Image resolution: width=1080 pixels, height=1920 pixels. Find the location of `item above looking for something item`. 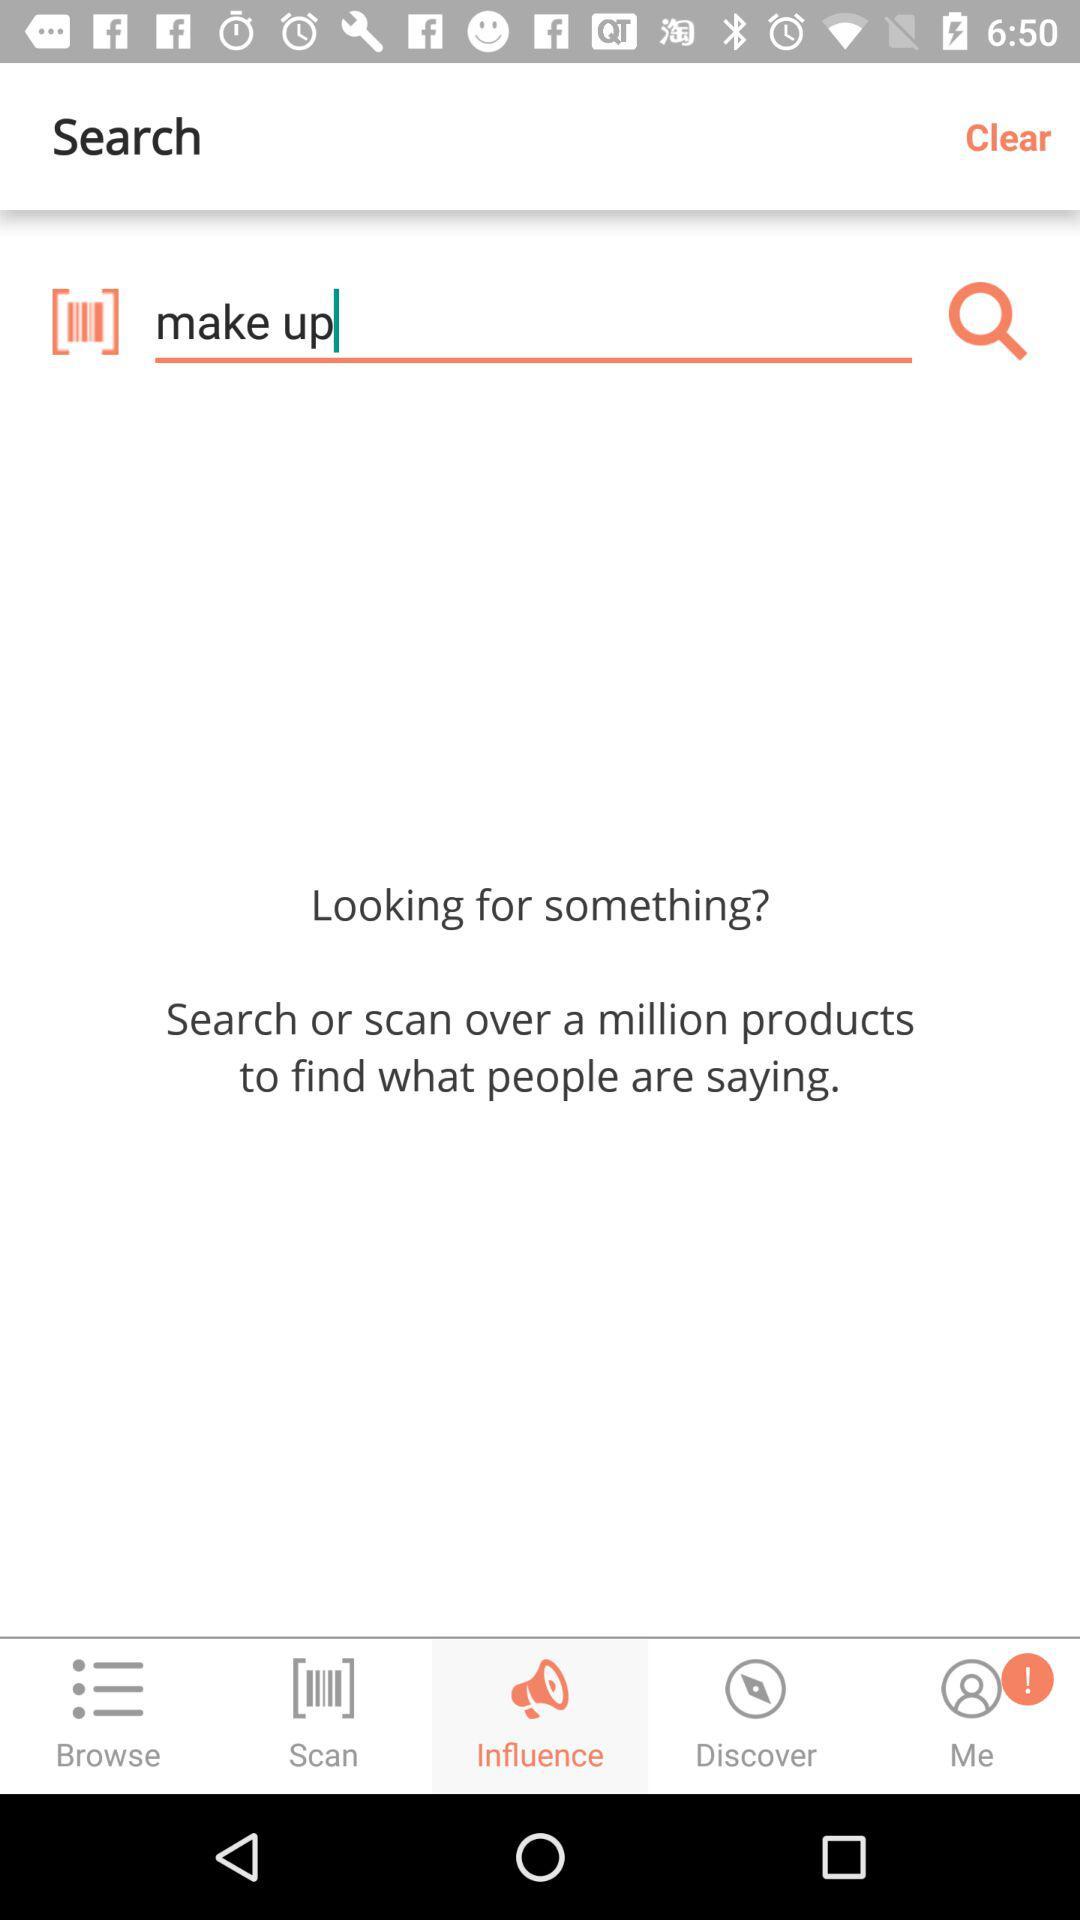

item above looking for something item is located at coordinates (532, 321).